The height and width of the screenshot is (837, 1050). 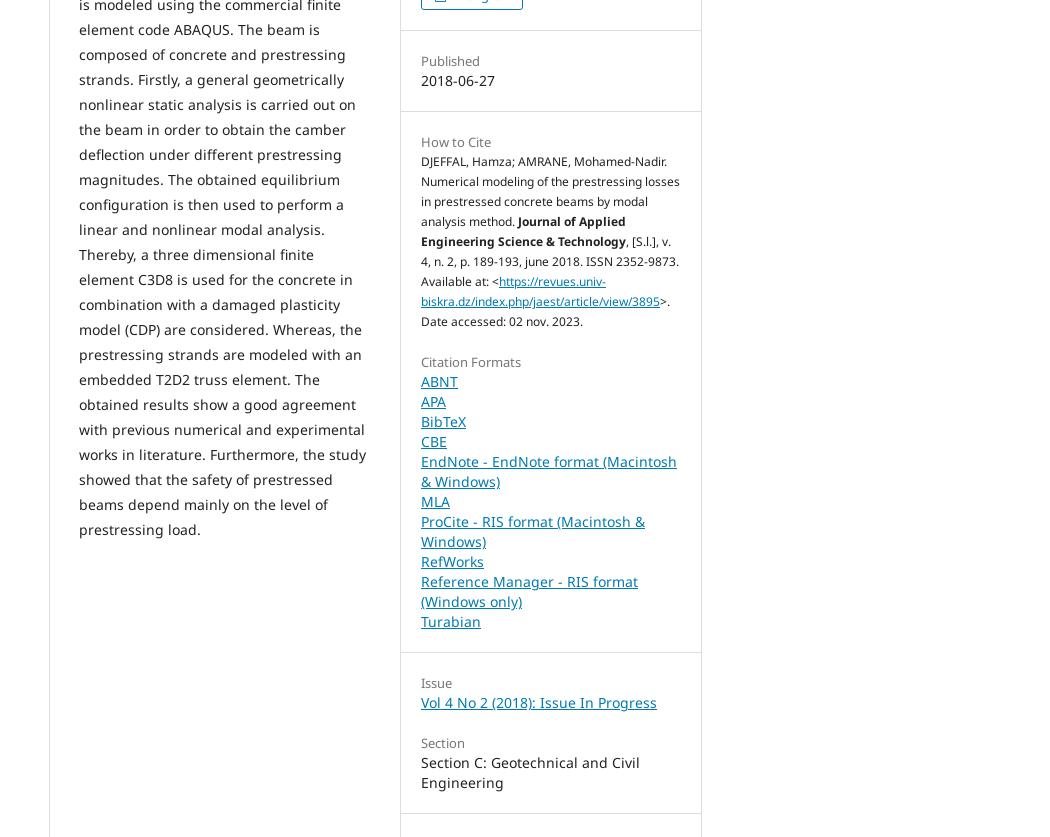 What do you see at coordinates (438, 381) in the screenshot?
I see `'ABNT'` at bounding box center [438, 381].